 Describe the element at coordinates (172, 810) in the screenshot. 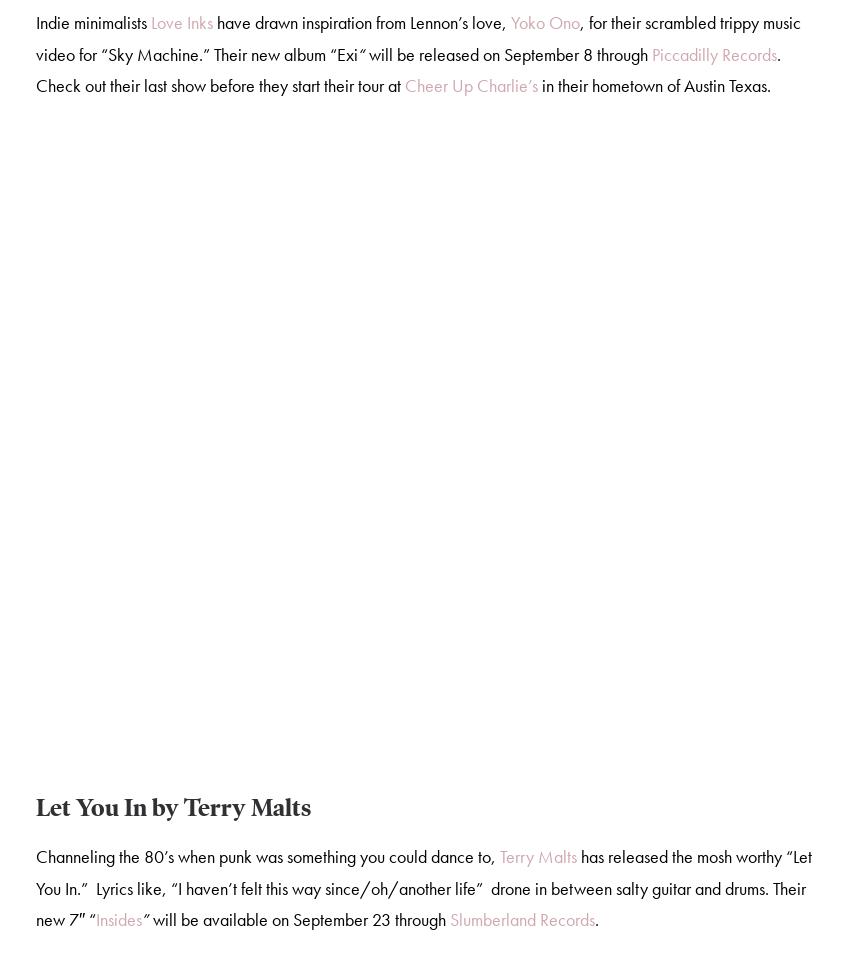

I see `'Let You In by Terry Malts'` at that location.